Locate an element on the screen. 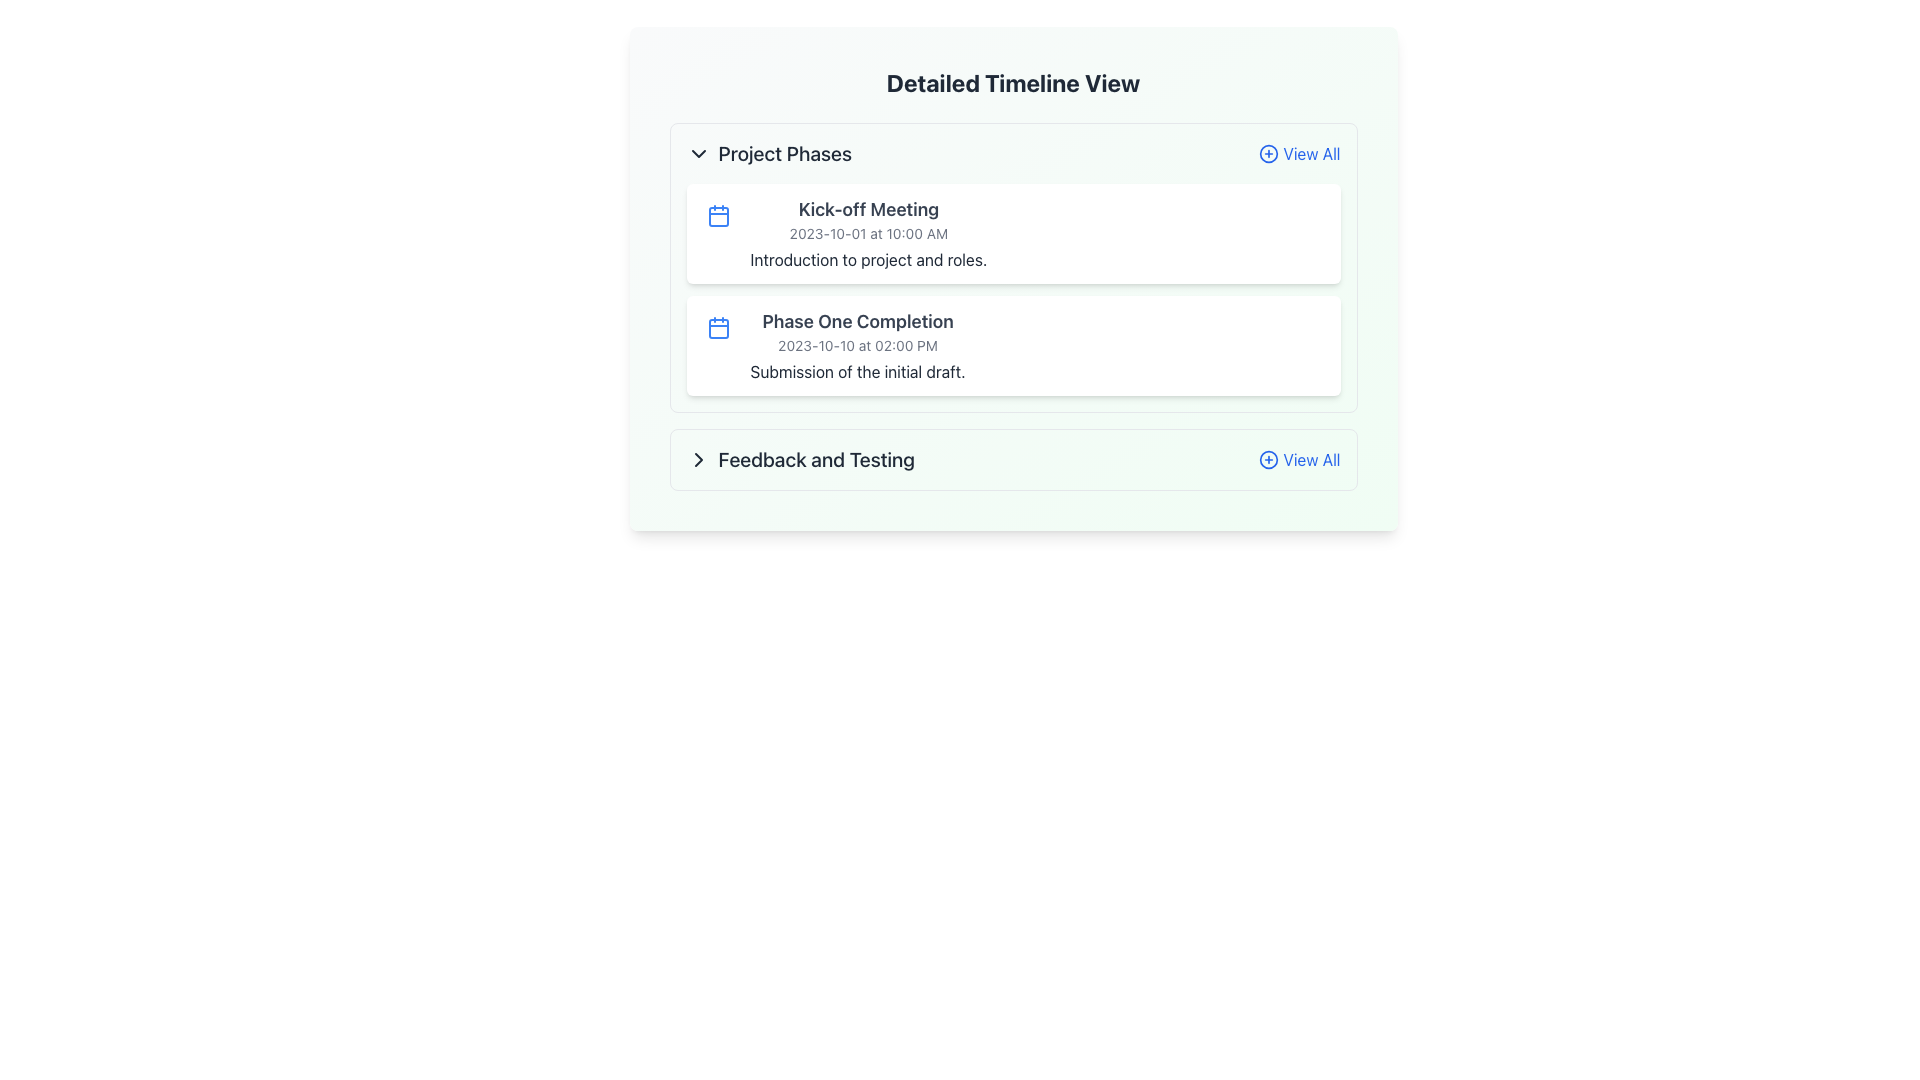 Image resolution: width=1920 pixels, height=1080 pixels. contents of the static informational block about 'Phase One Completion', which is the second item under 'Project Phases' and provides details about its timeline and description is located at coordinates (858, 345).